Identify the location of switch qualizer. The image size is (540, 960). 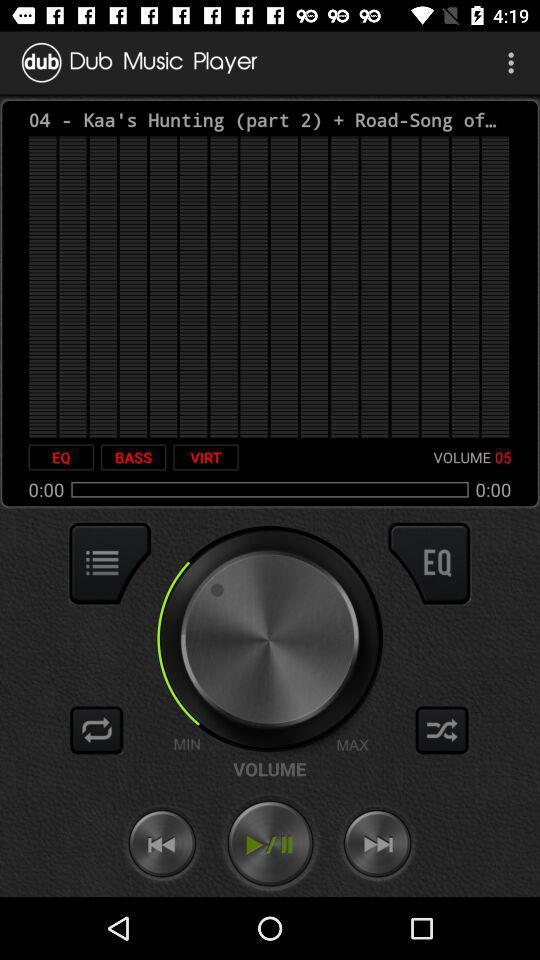
(428, 563).